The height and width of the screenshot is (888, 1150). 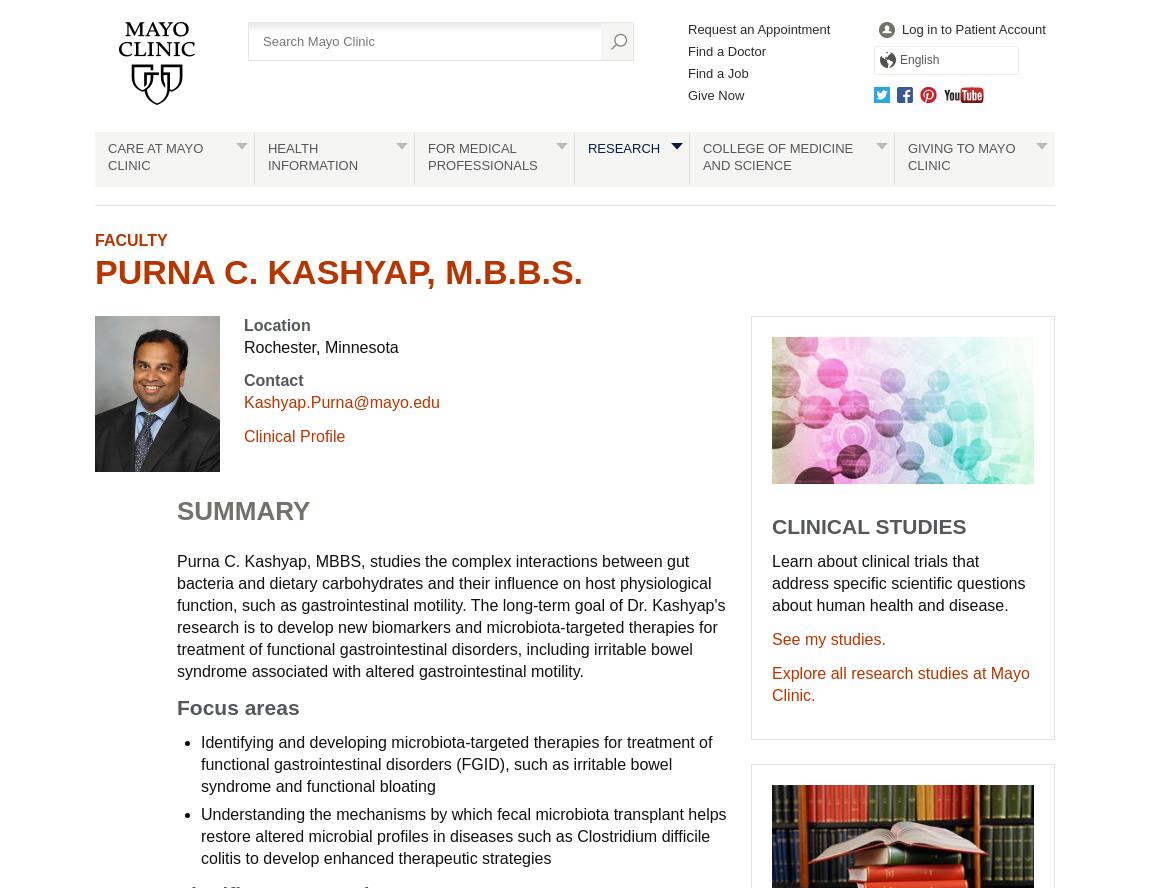 I want to click on 'SUMMARY', so click(x=242, y=510).